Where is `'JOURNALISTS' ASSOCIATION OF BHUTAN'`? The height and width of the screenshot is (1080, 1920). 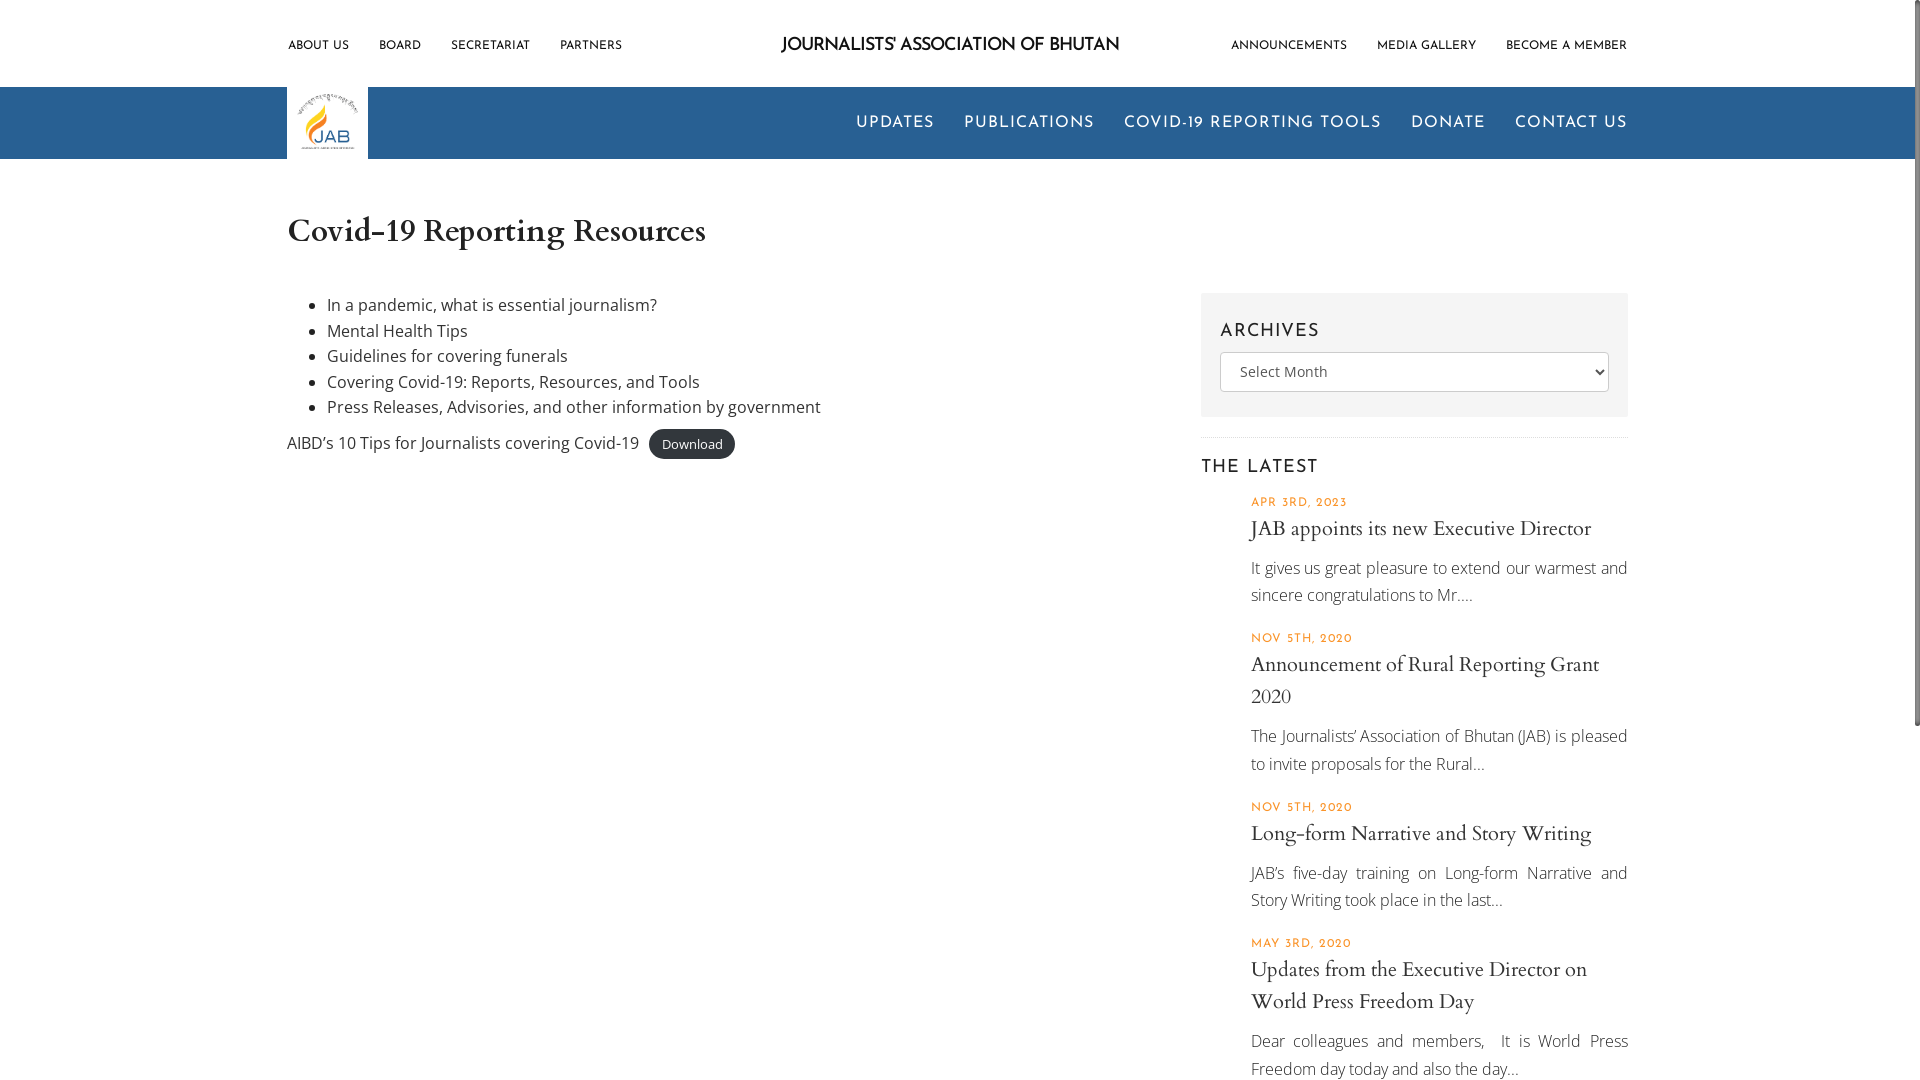
'JOURNALISTS' ASSOCIATION OF BHUTAN' is located at coordinates (949, 45).